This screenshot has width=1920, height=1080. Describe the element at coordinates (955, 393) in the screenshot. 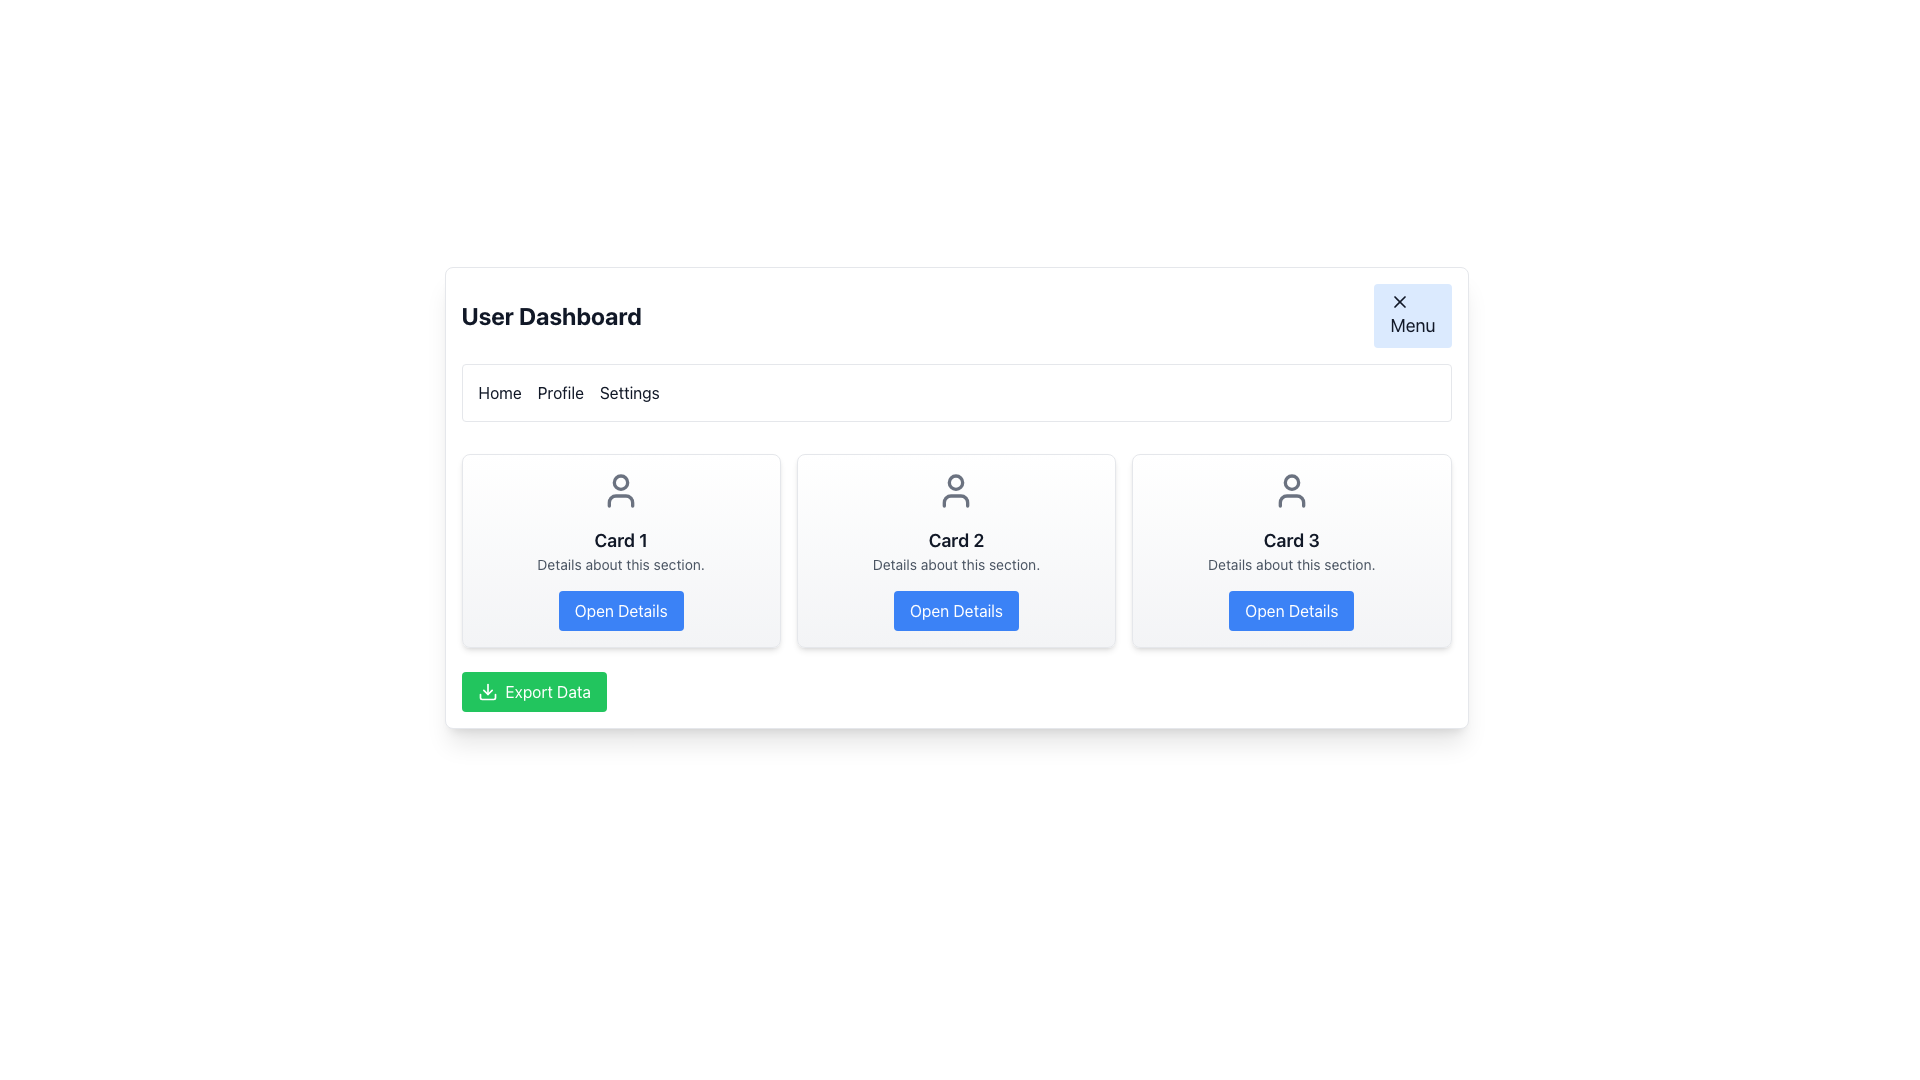

I see `the 'Profile' link in the Navigation bar` at that location.